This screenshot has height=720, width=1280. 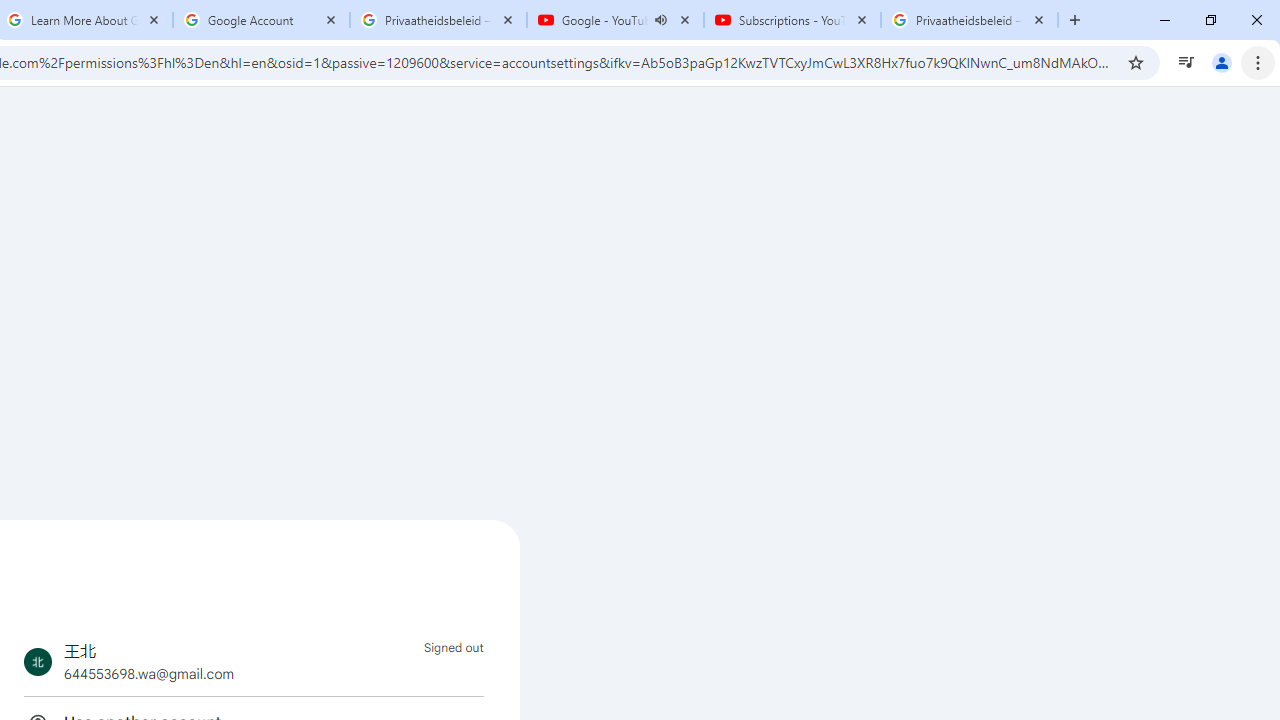 What do you see at coordinates (260, 20) in the screenshot?
I see `'Google Account'` at bounding box center [260, 20].